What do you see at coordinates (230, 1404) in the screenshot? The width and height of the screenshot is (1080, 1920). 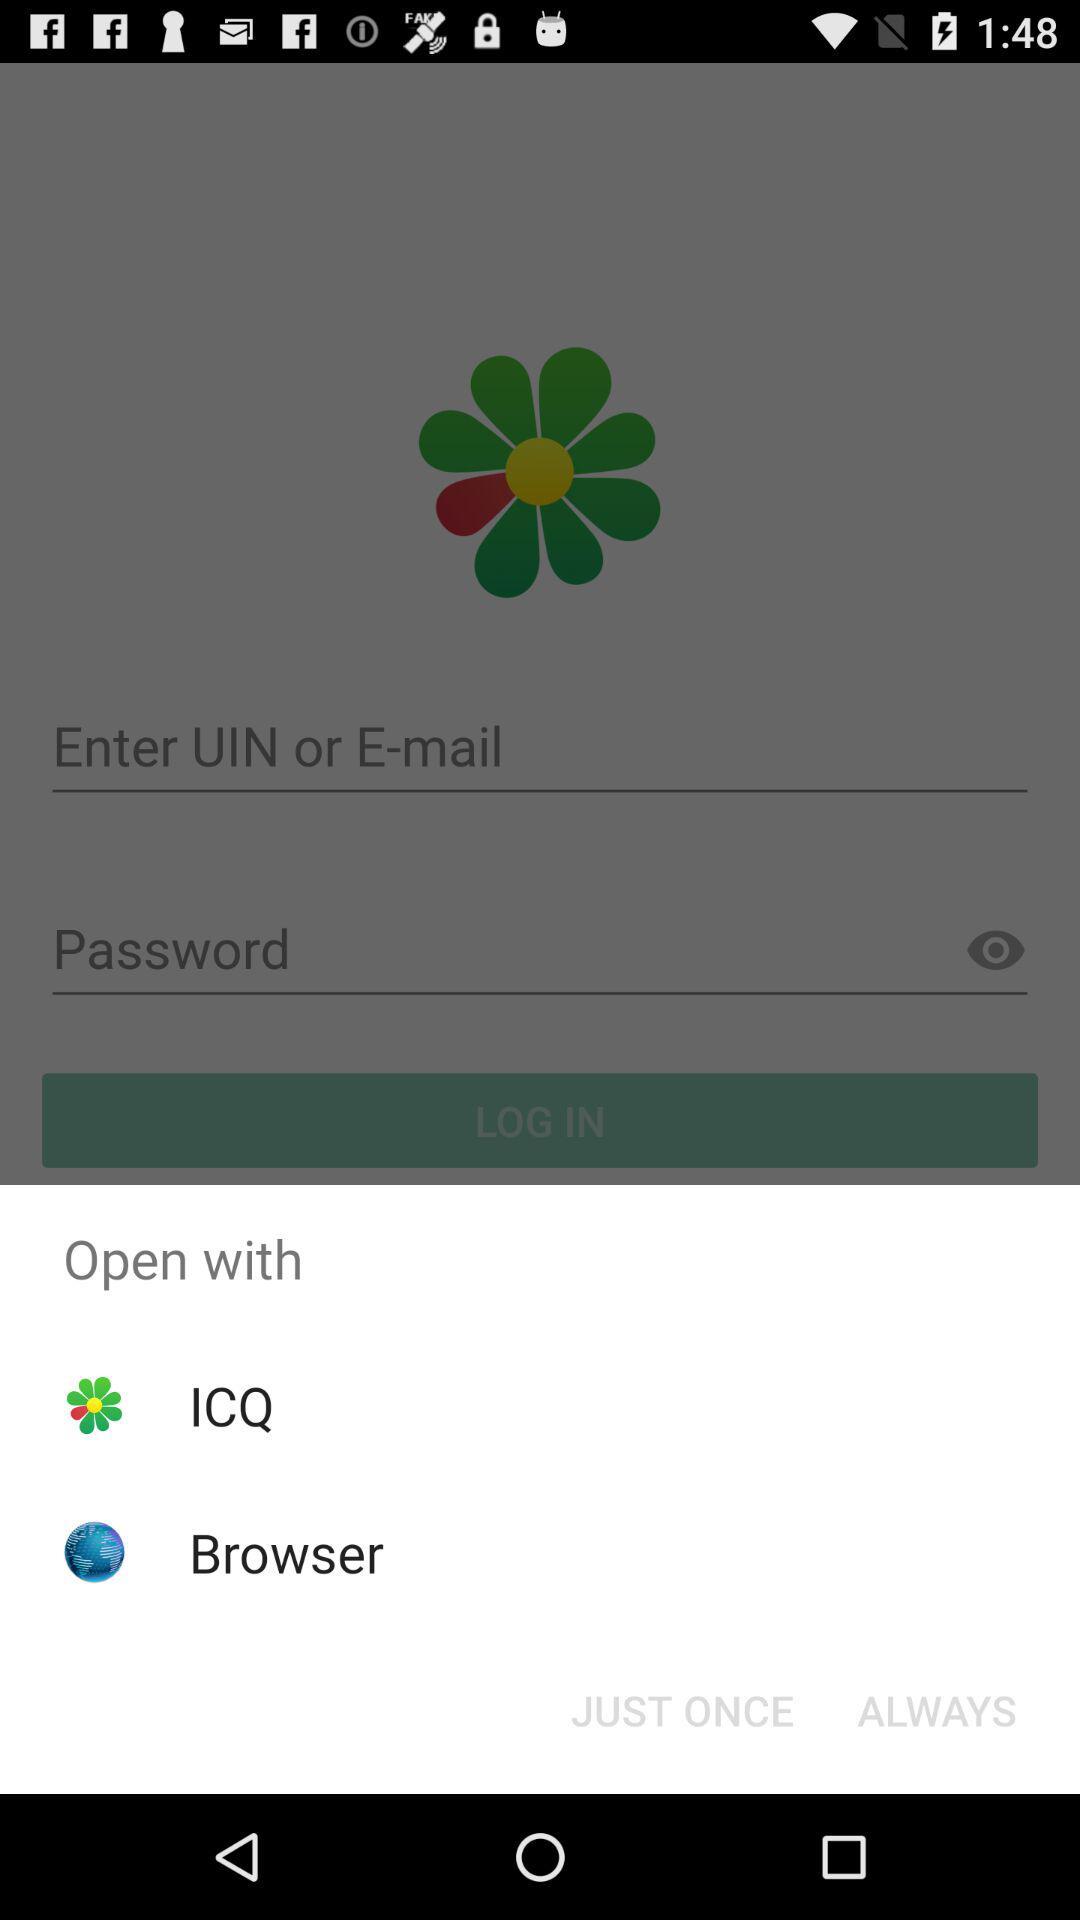 I see `icq icon` at bounding box center [230, 1404].